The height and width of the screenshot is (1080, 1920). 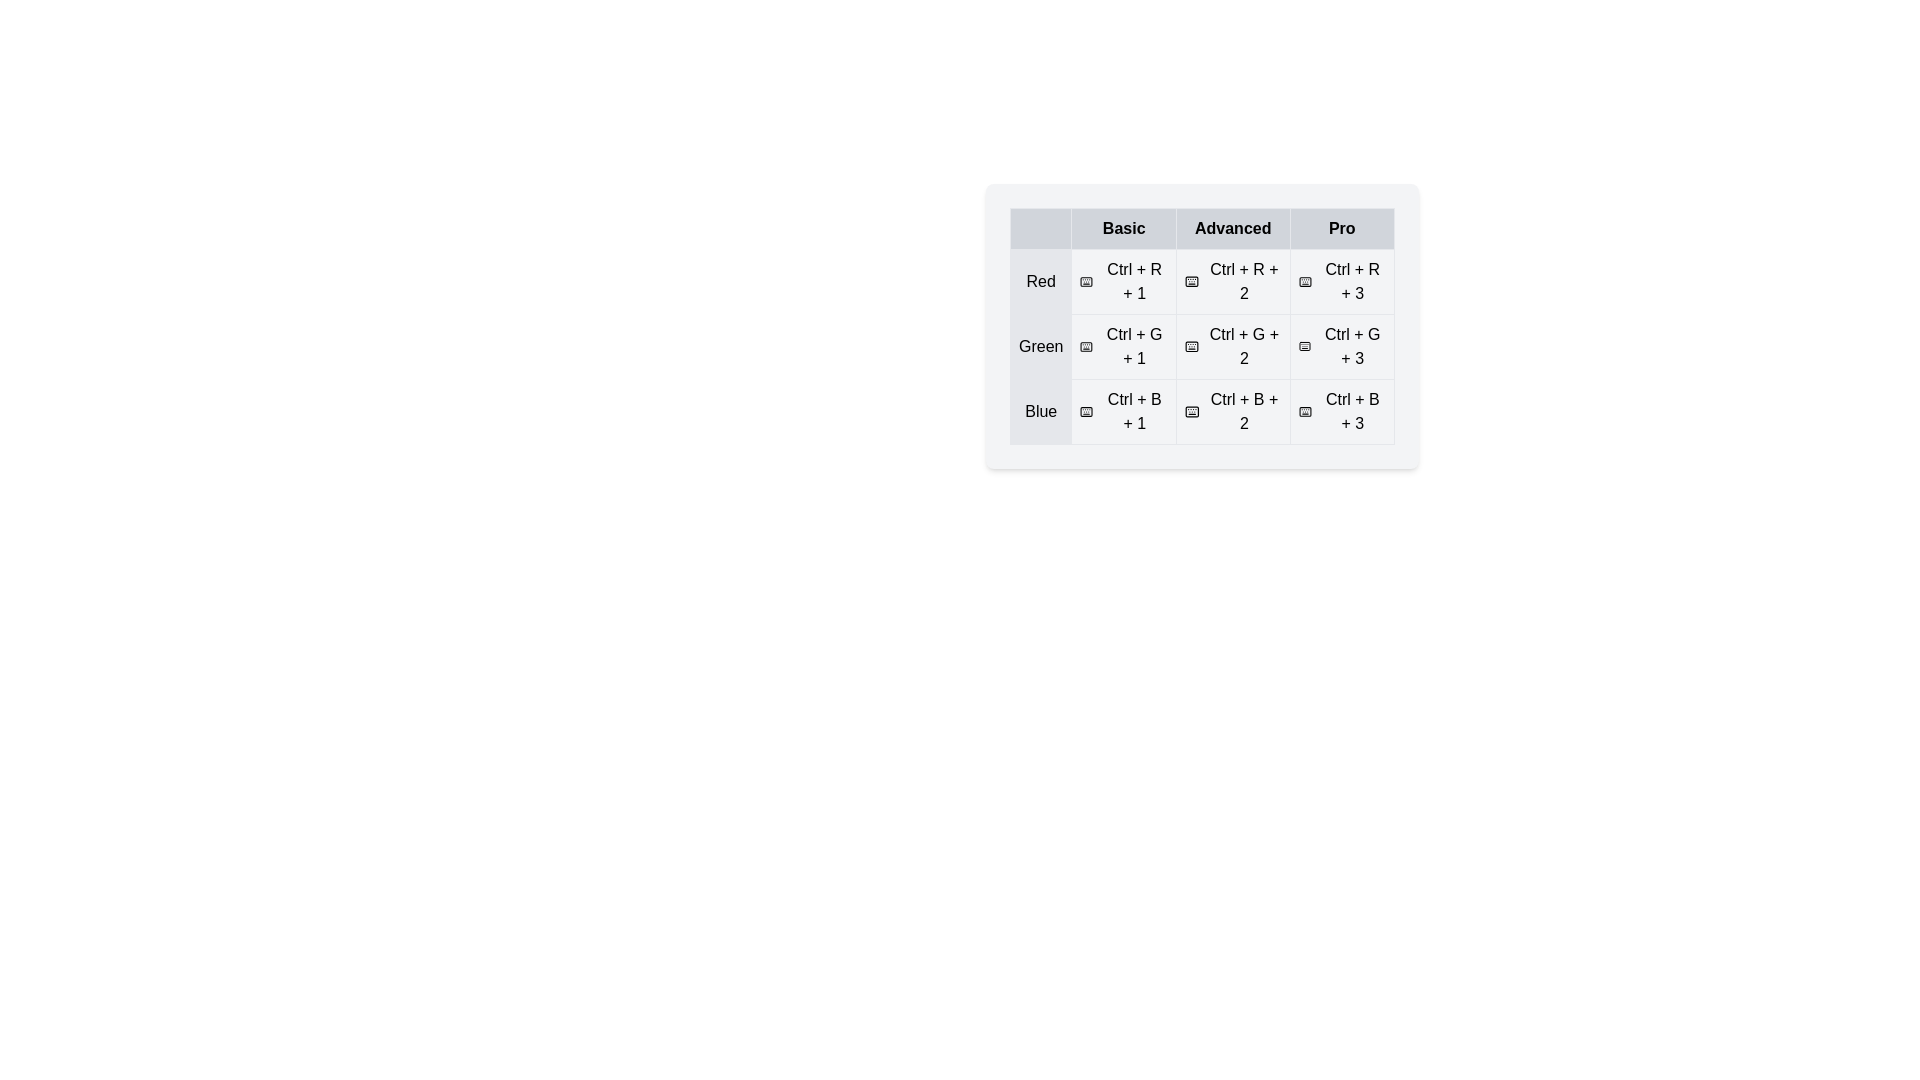 I want to click on the second item in the row labeled 'Green' within the grid or table structure for accessibility purposes, so click(x=1232, y=346).